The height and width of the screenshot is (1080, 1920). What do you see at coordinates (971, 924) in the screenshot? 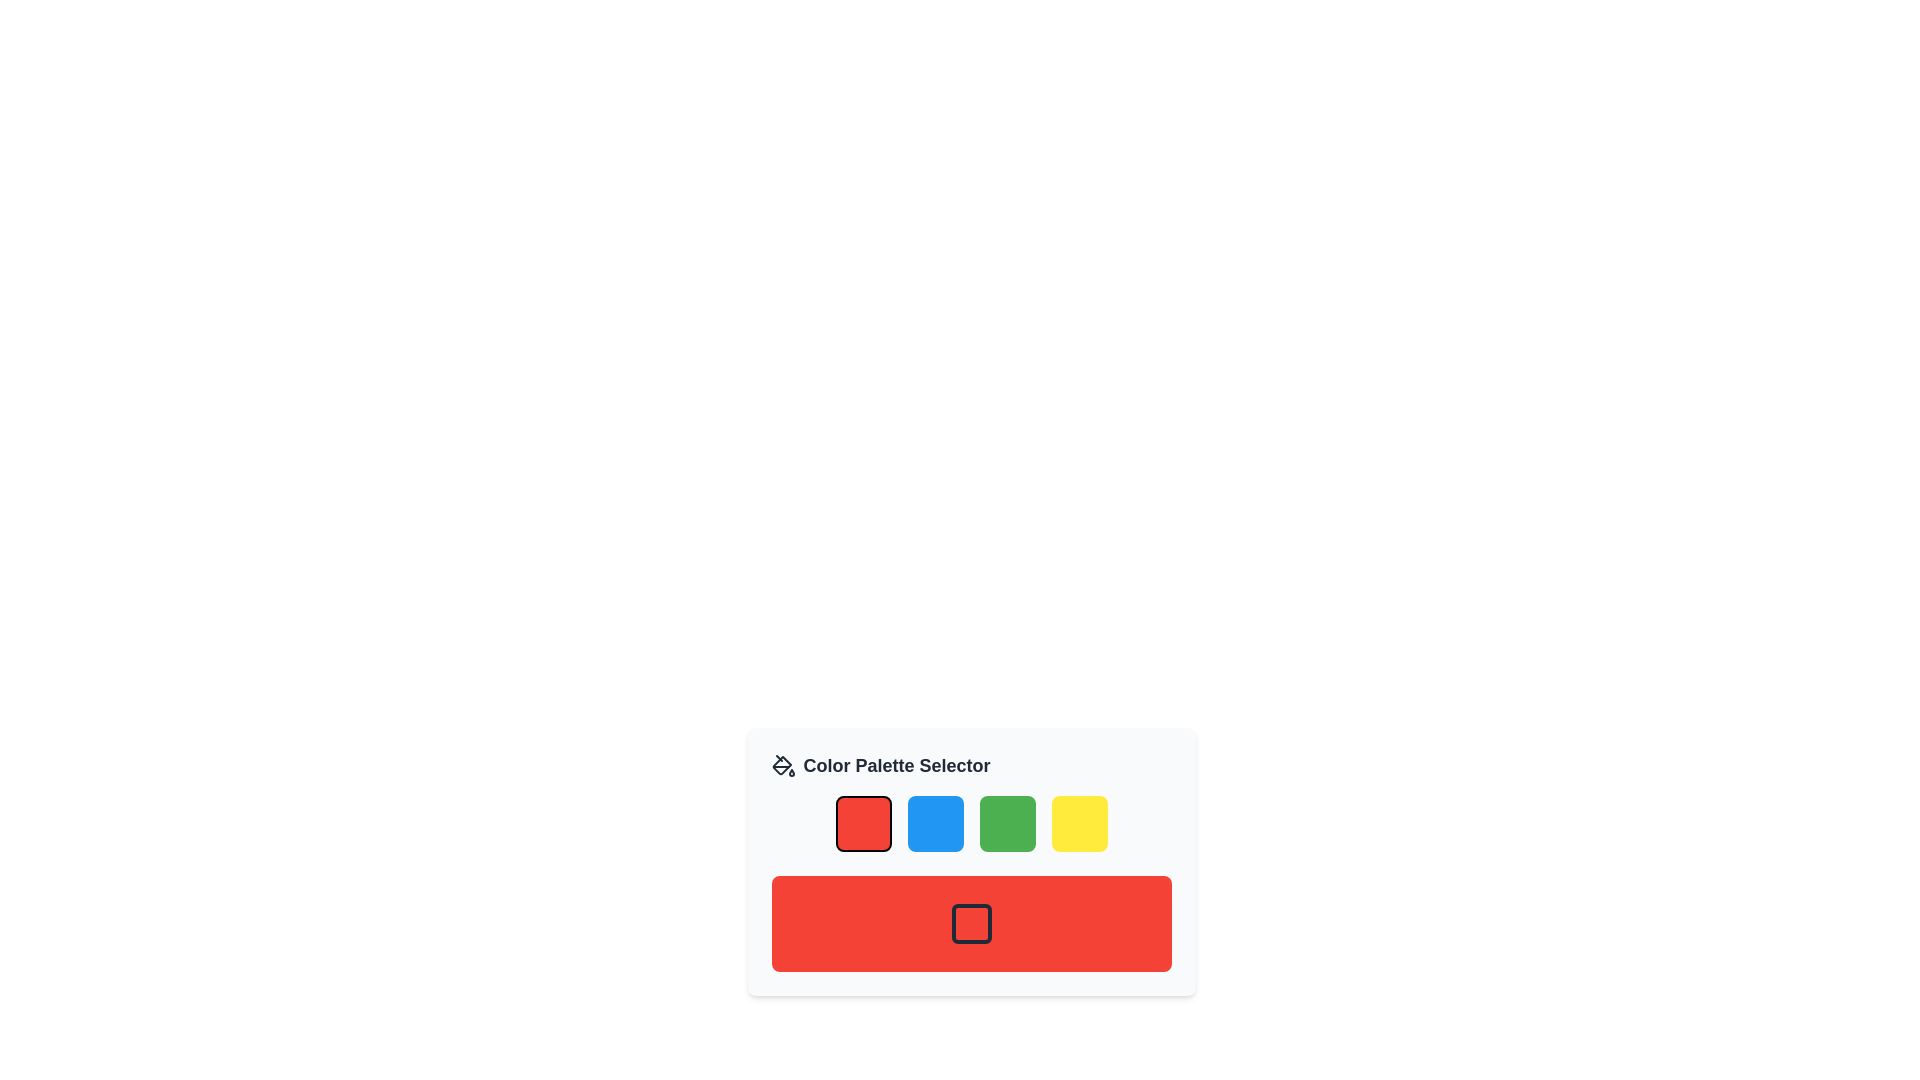
I see `the selection button located at the bottom of the 'Color Palette Selector' panel` at bounding box center [971, 924].